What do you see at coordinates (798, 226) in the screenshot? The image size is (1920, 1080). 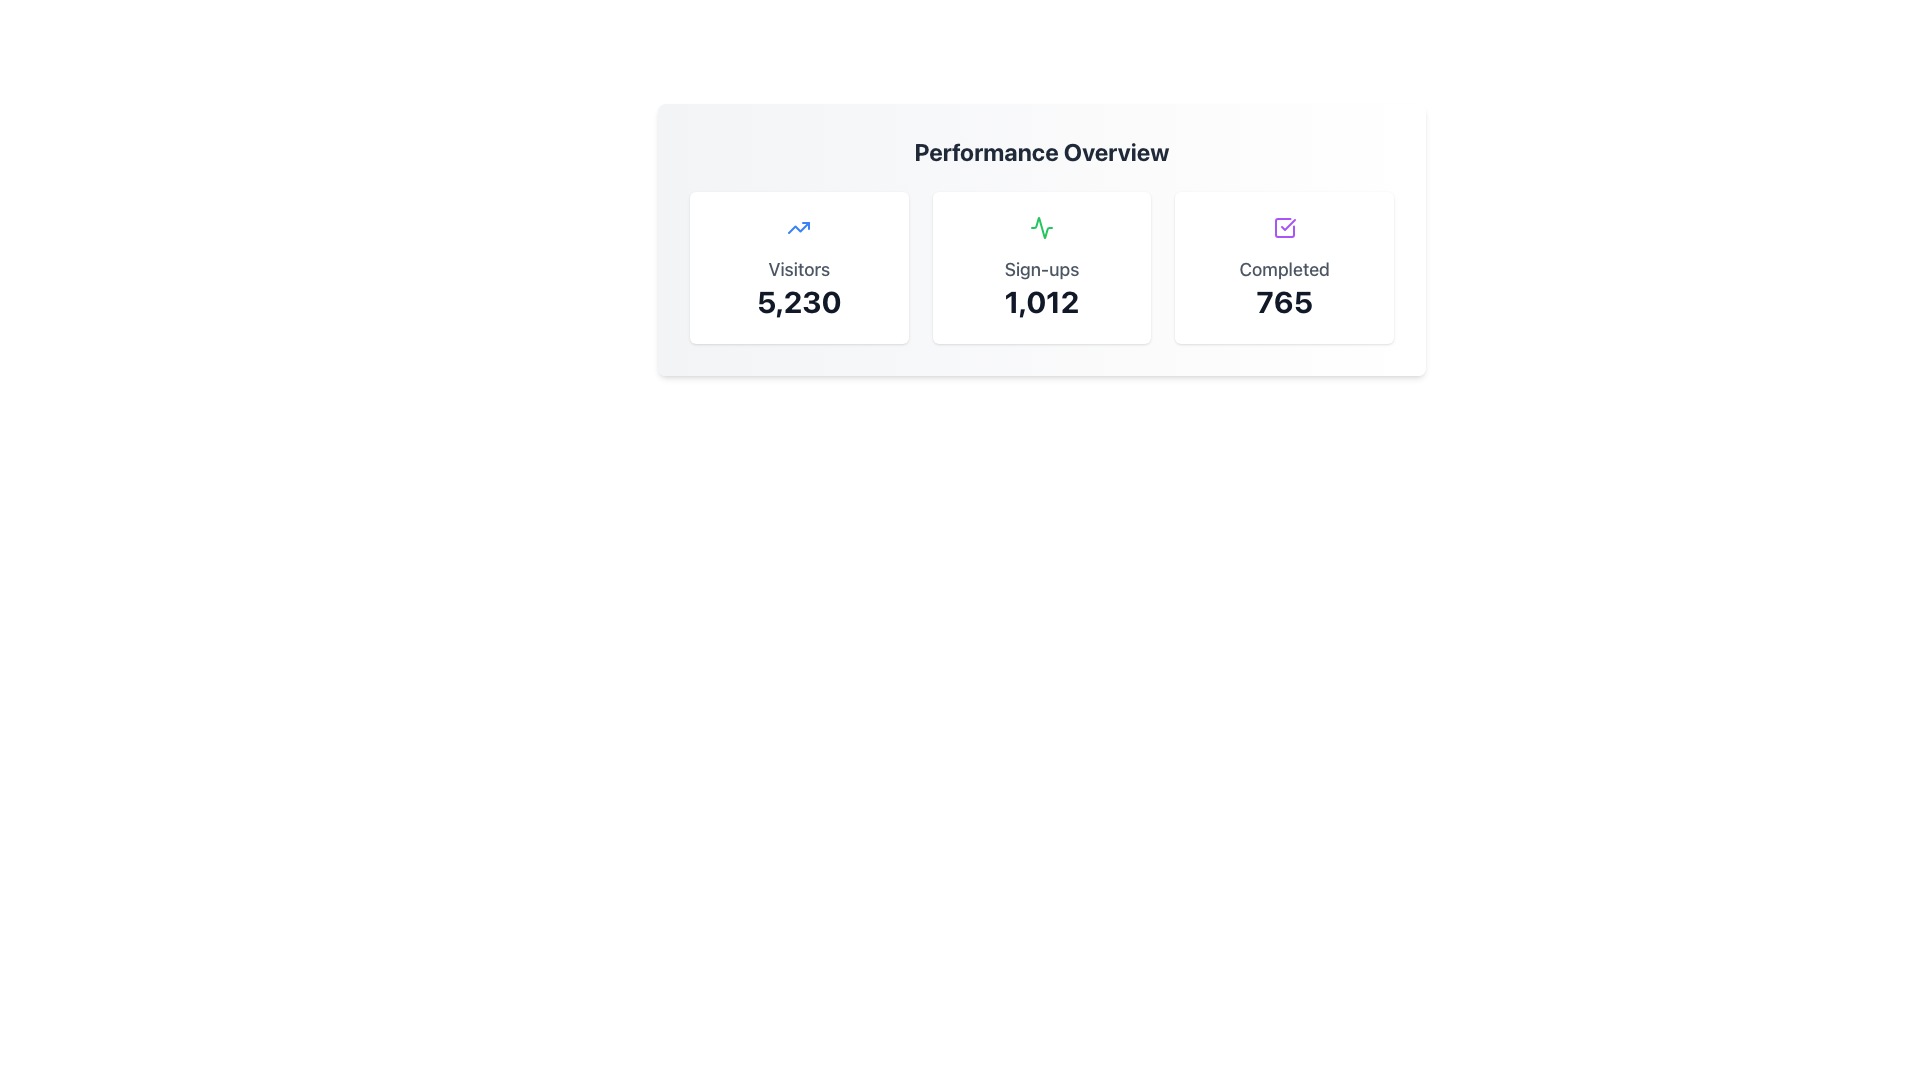 I see `the upward trending blue icon located at the top of the card containing 'Visitors' and the value '5,230'` at bounding box center [798, 226].